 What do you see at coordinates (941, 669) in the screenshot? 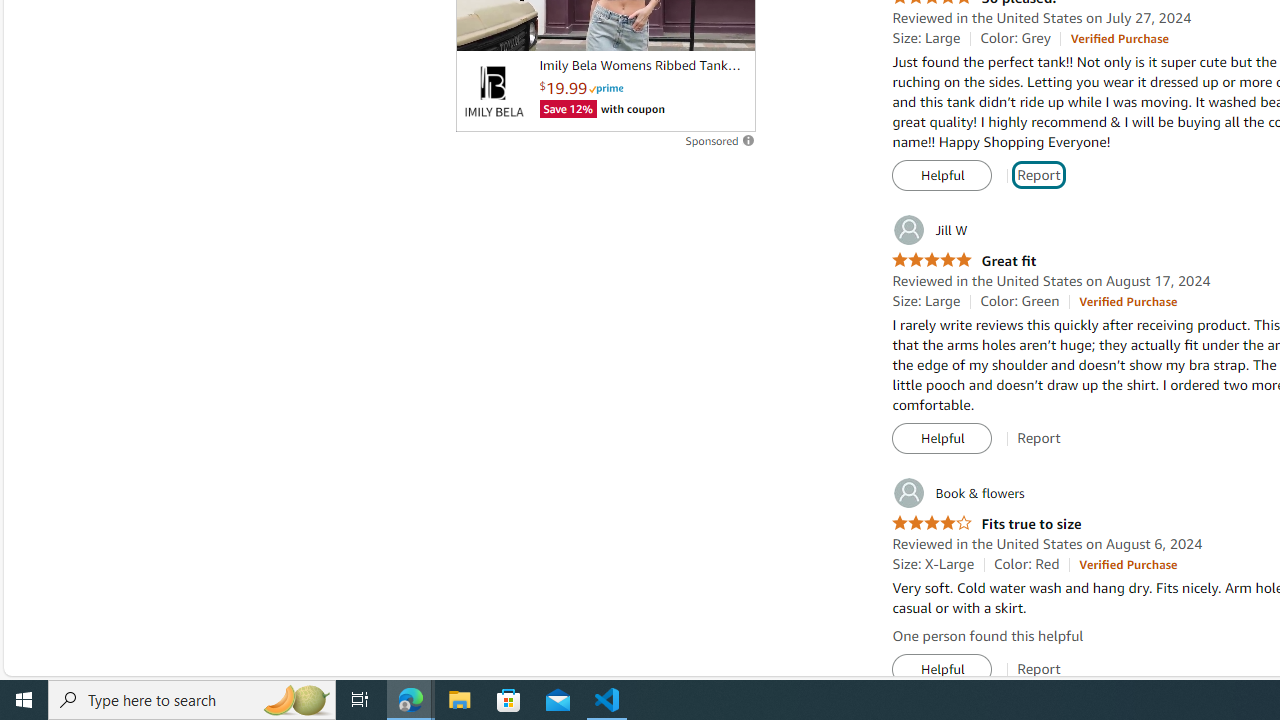
I see `'Helpful'` at bounding box center [941, 669].